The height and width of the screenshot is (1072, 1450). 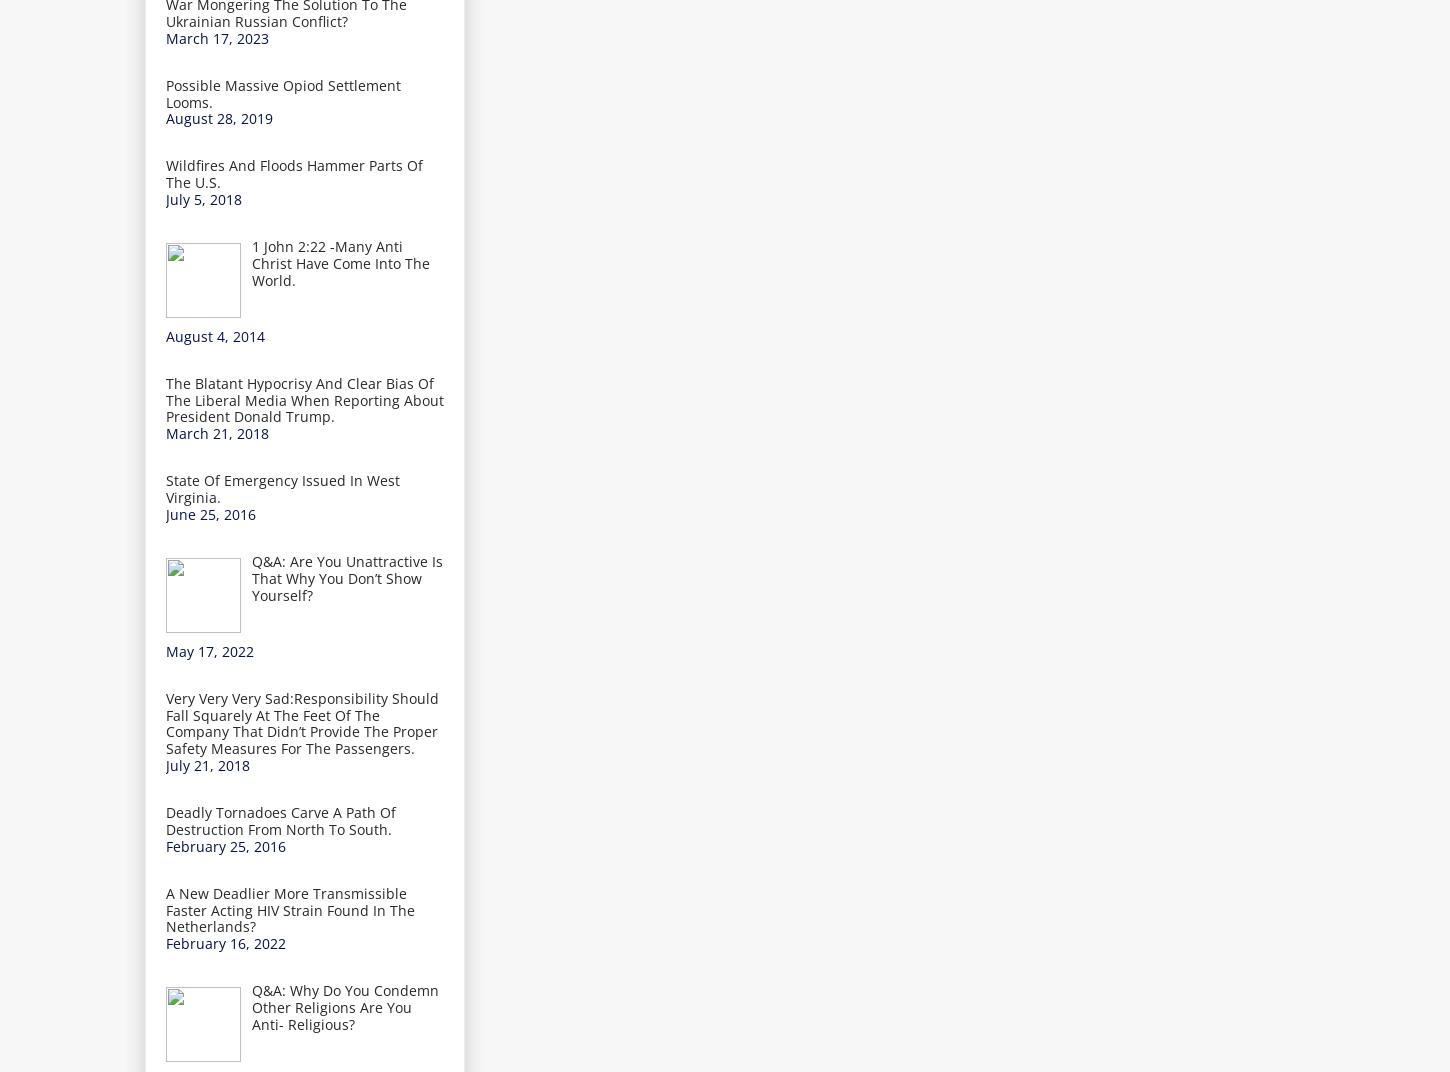 I want to click on 'June 25, 2016', so click(x=209, y=513).